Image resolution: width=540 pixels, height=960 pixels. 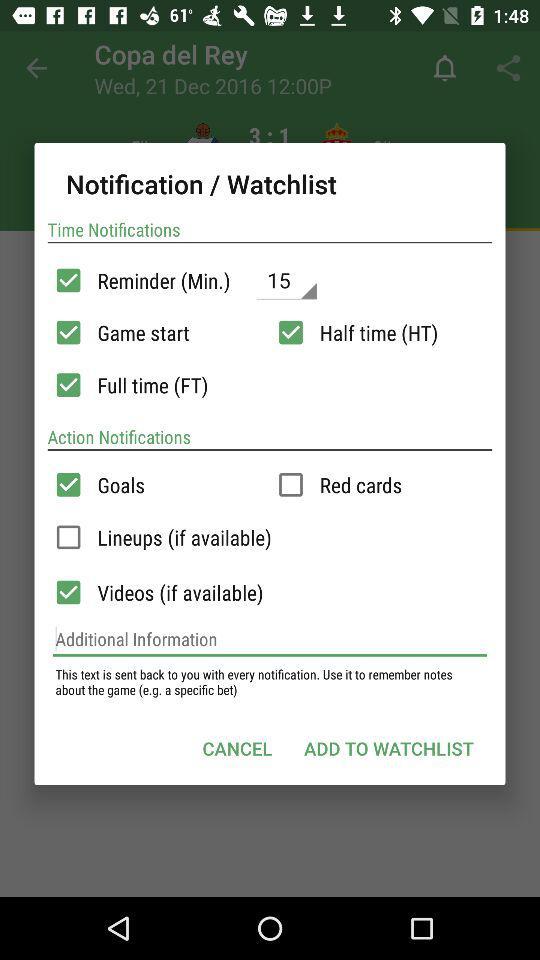 I want to click on notiication option box, so click(x=67, y=384).